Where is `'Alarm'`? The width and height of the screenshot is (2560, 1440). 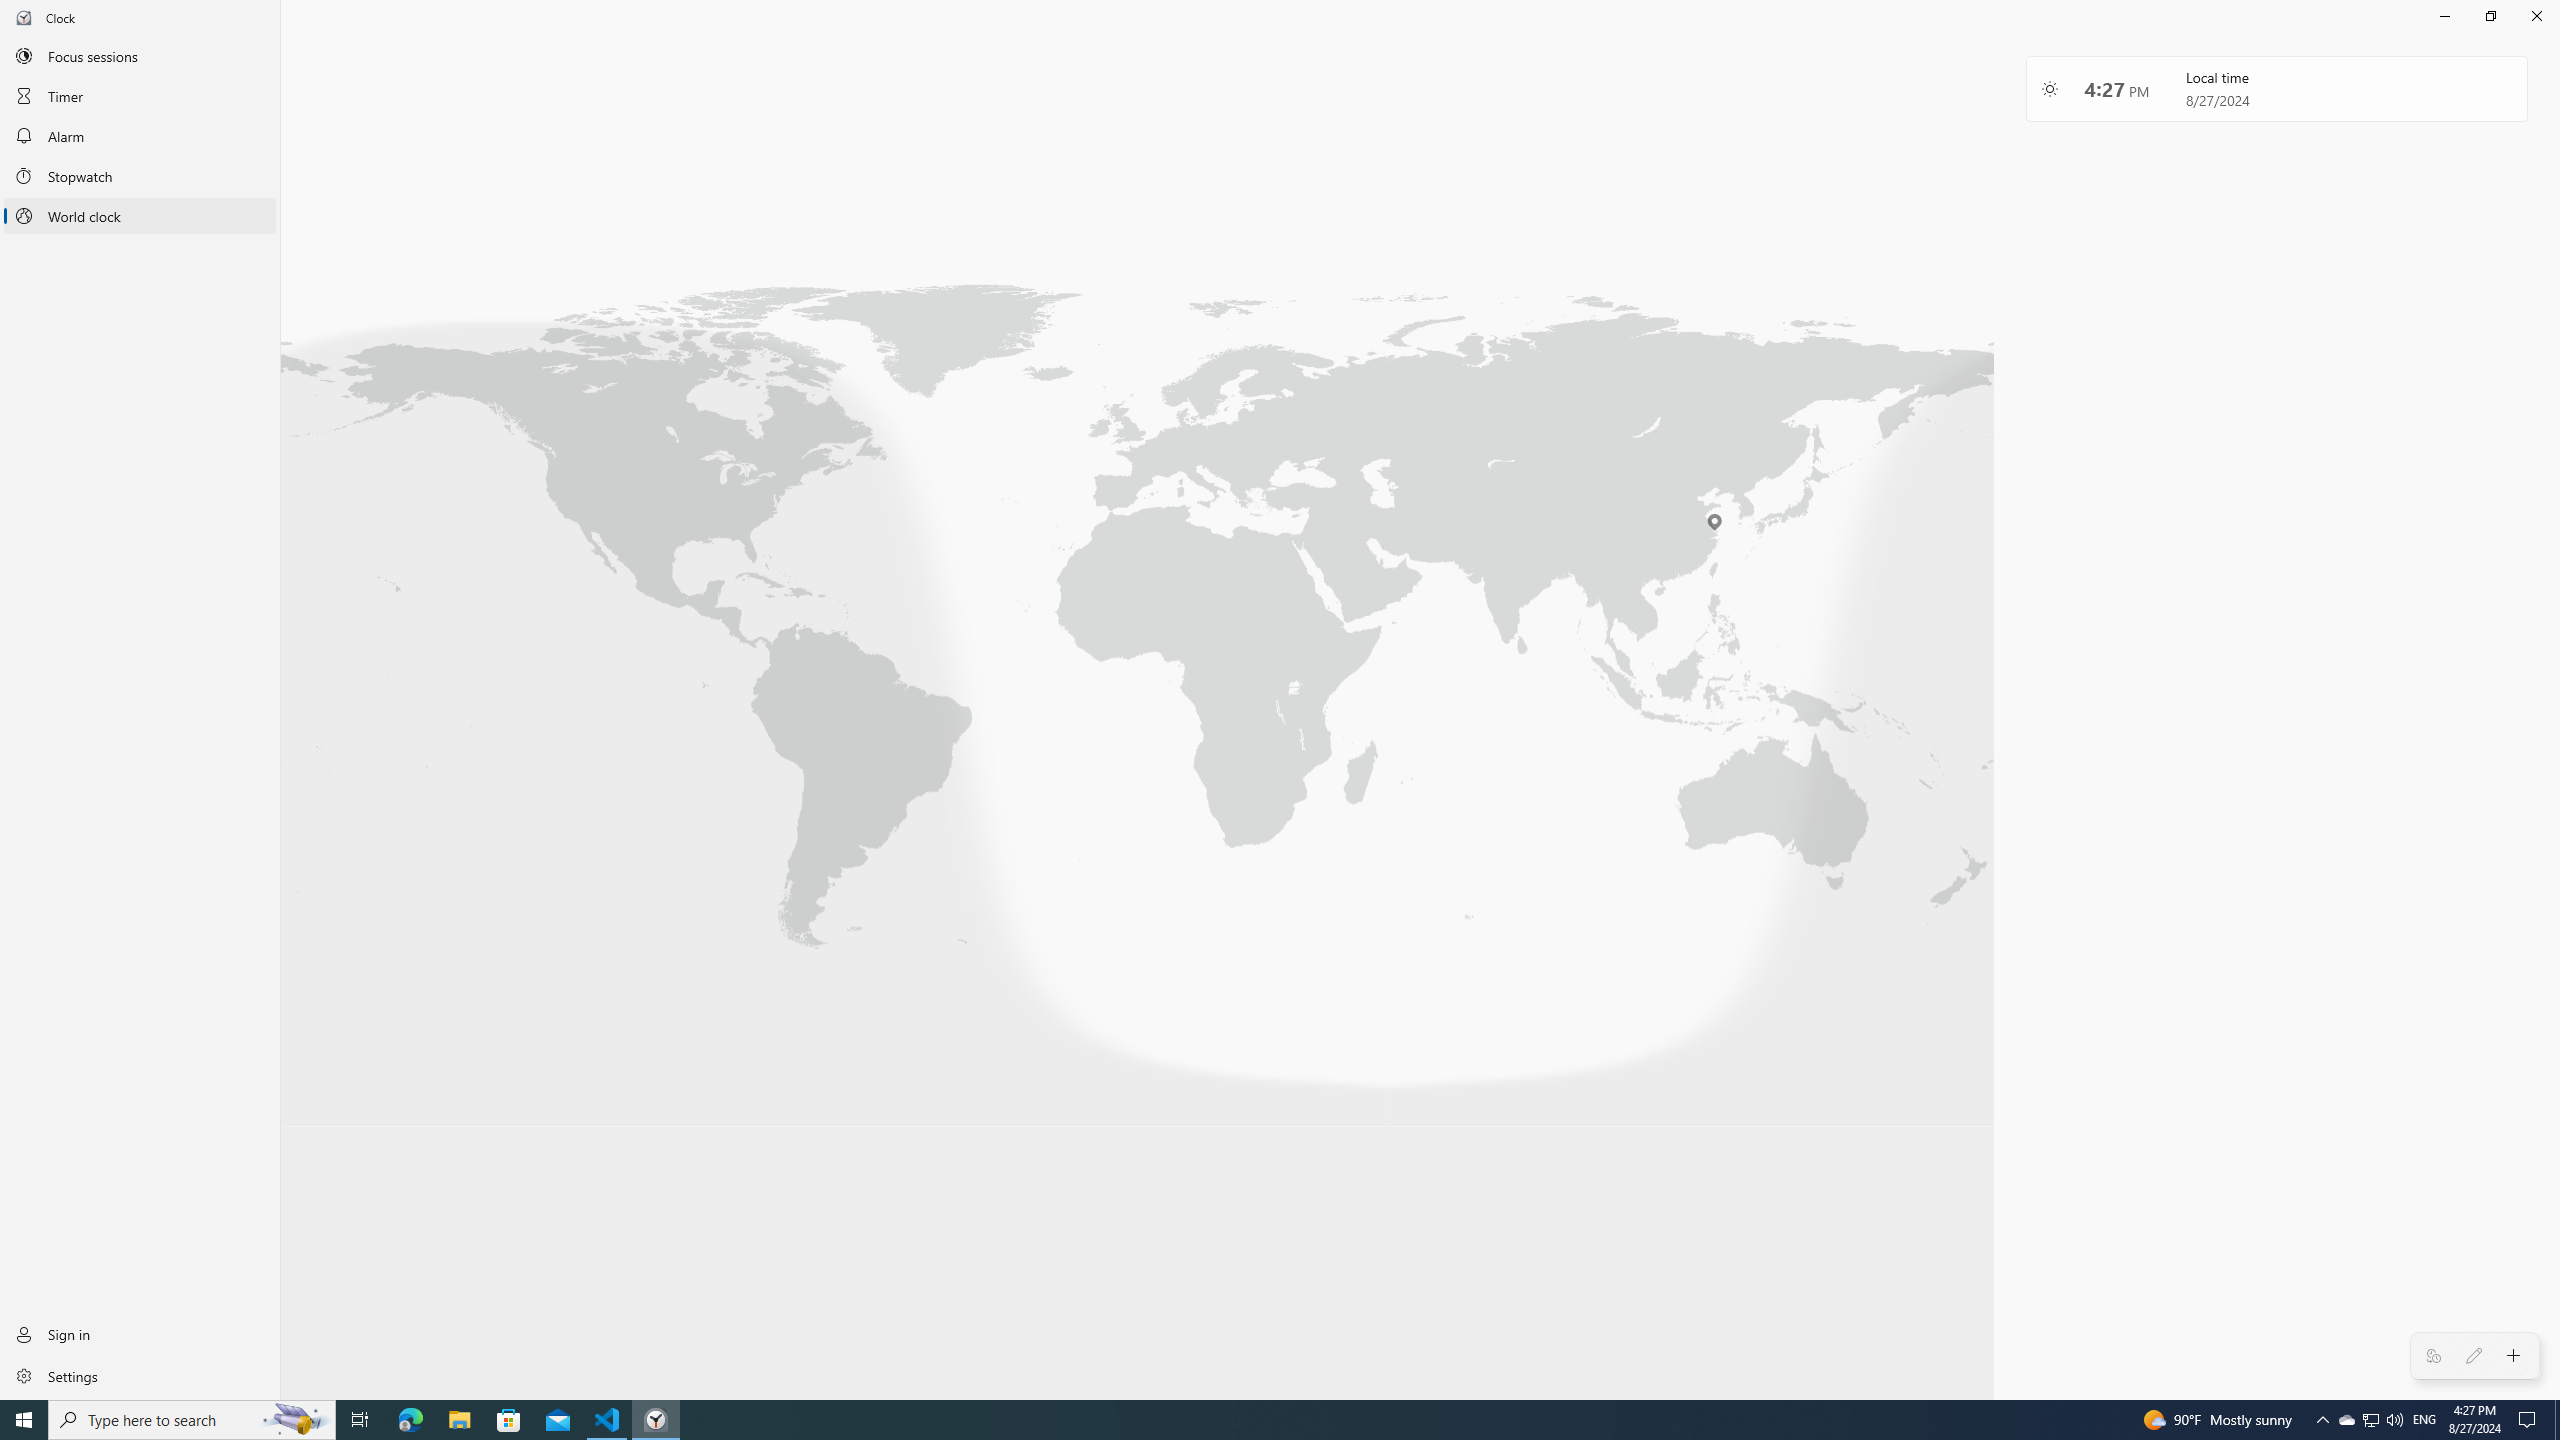
'Alarm' is located at coordinates (139, 135).